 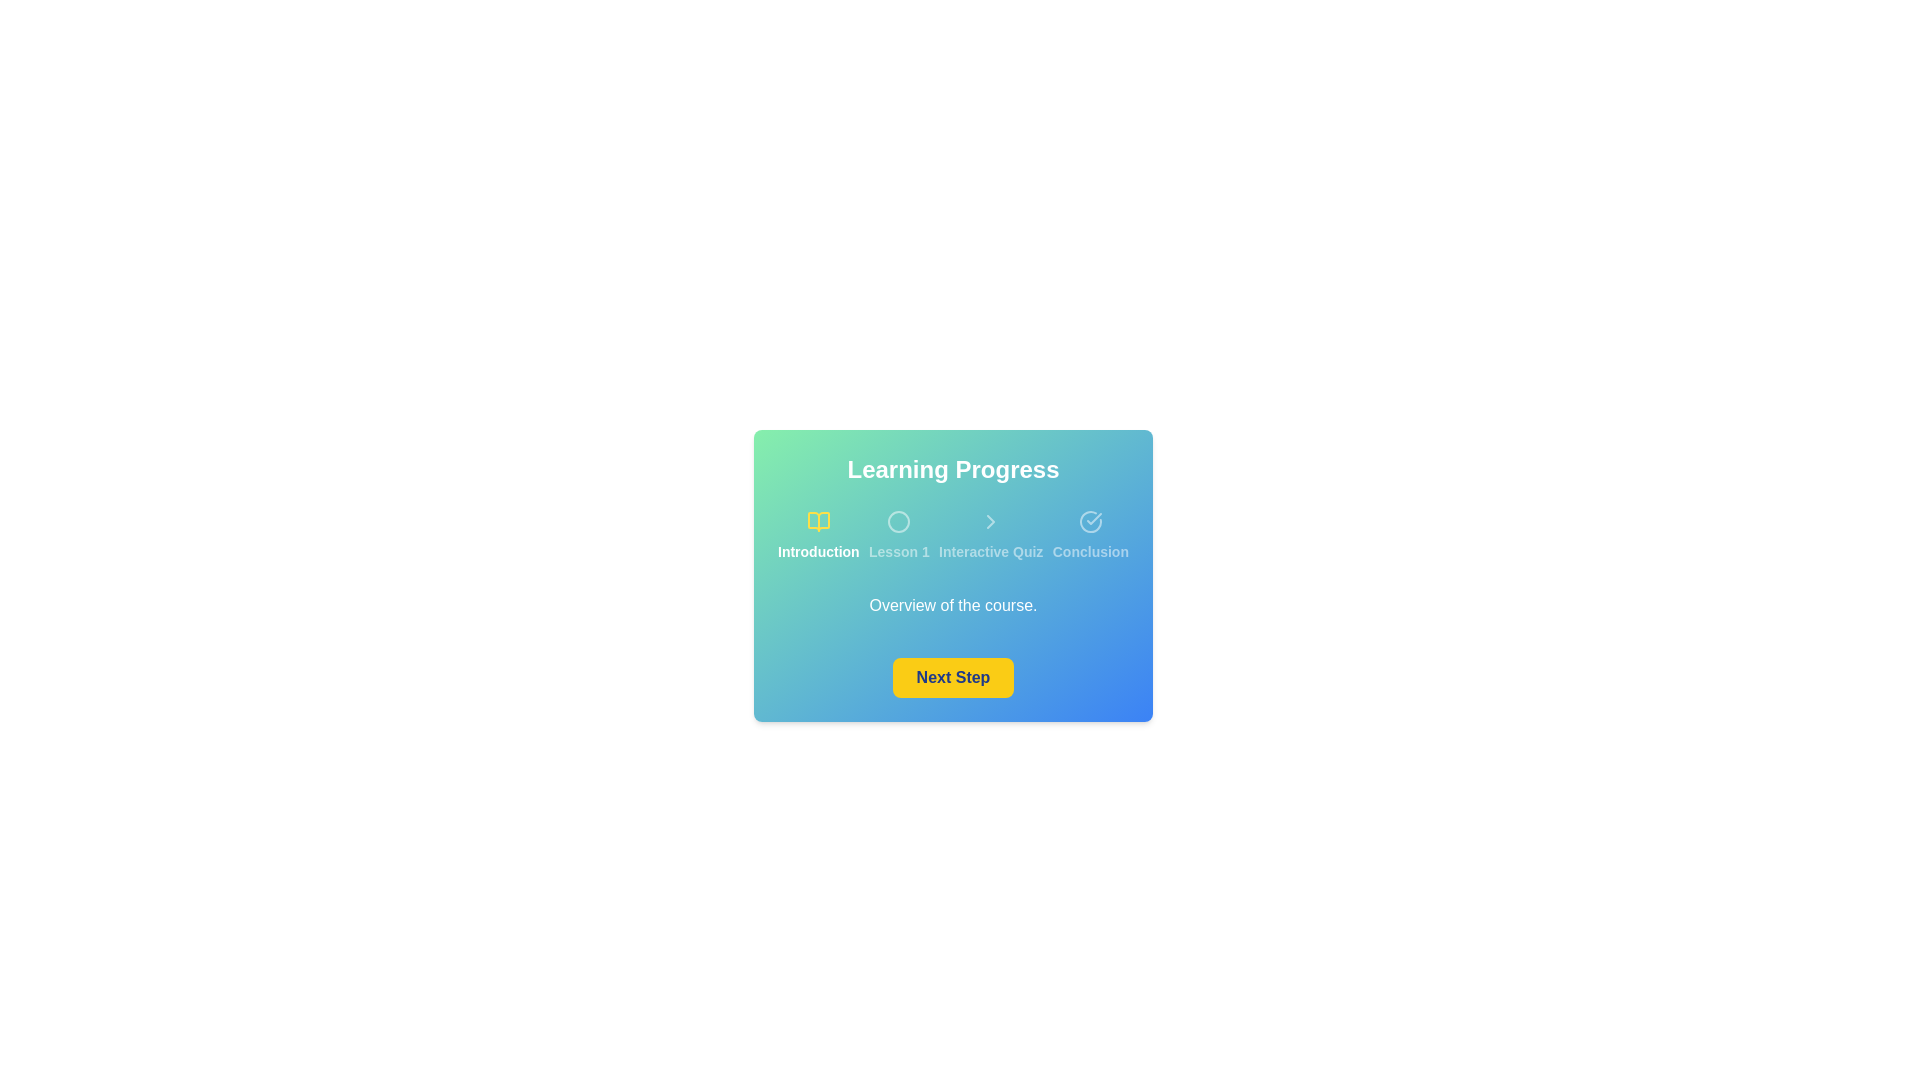 I want to click on the yellow book icon associated with the 'Introduction' section, which is the first icon in a horizontal sequence, so click(x=818, y=520).